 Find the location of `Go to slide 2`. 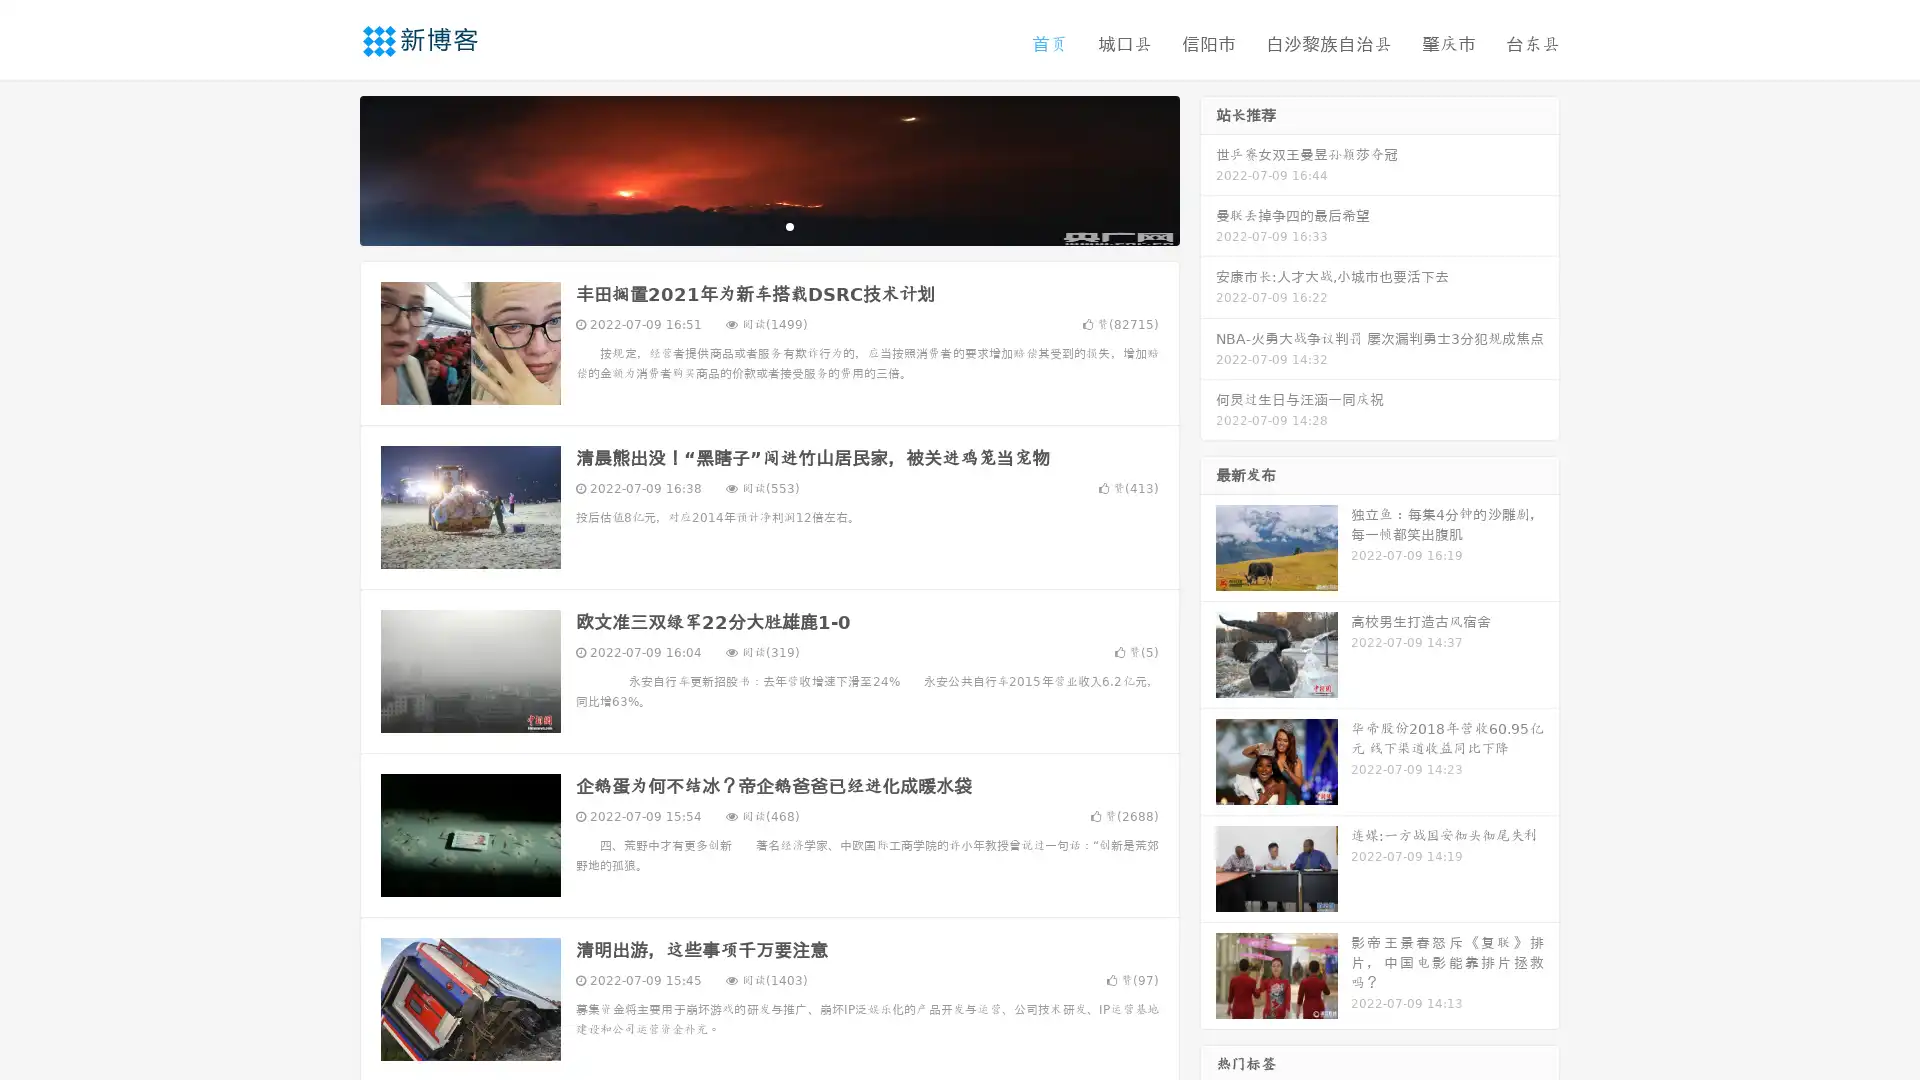

Go to slide 2 is located at coordinates (768, 225).